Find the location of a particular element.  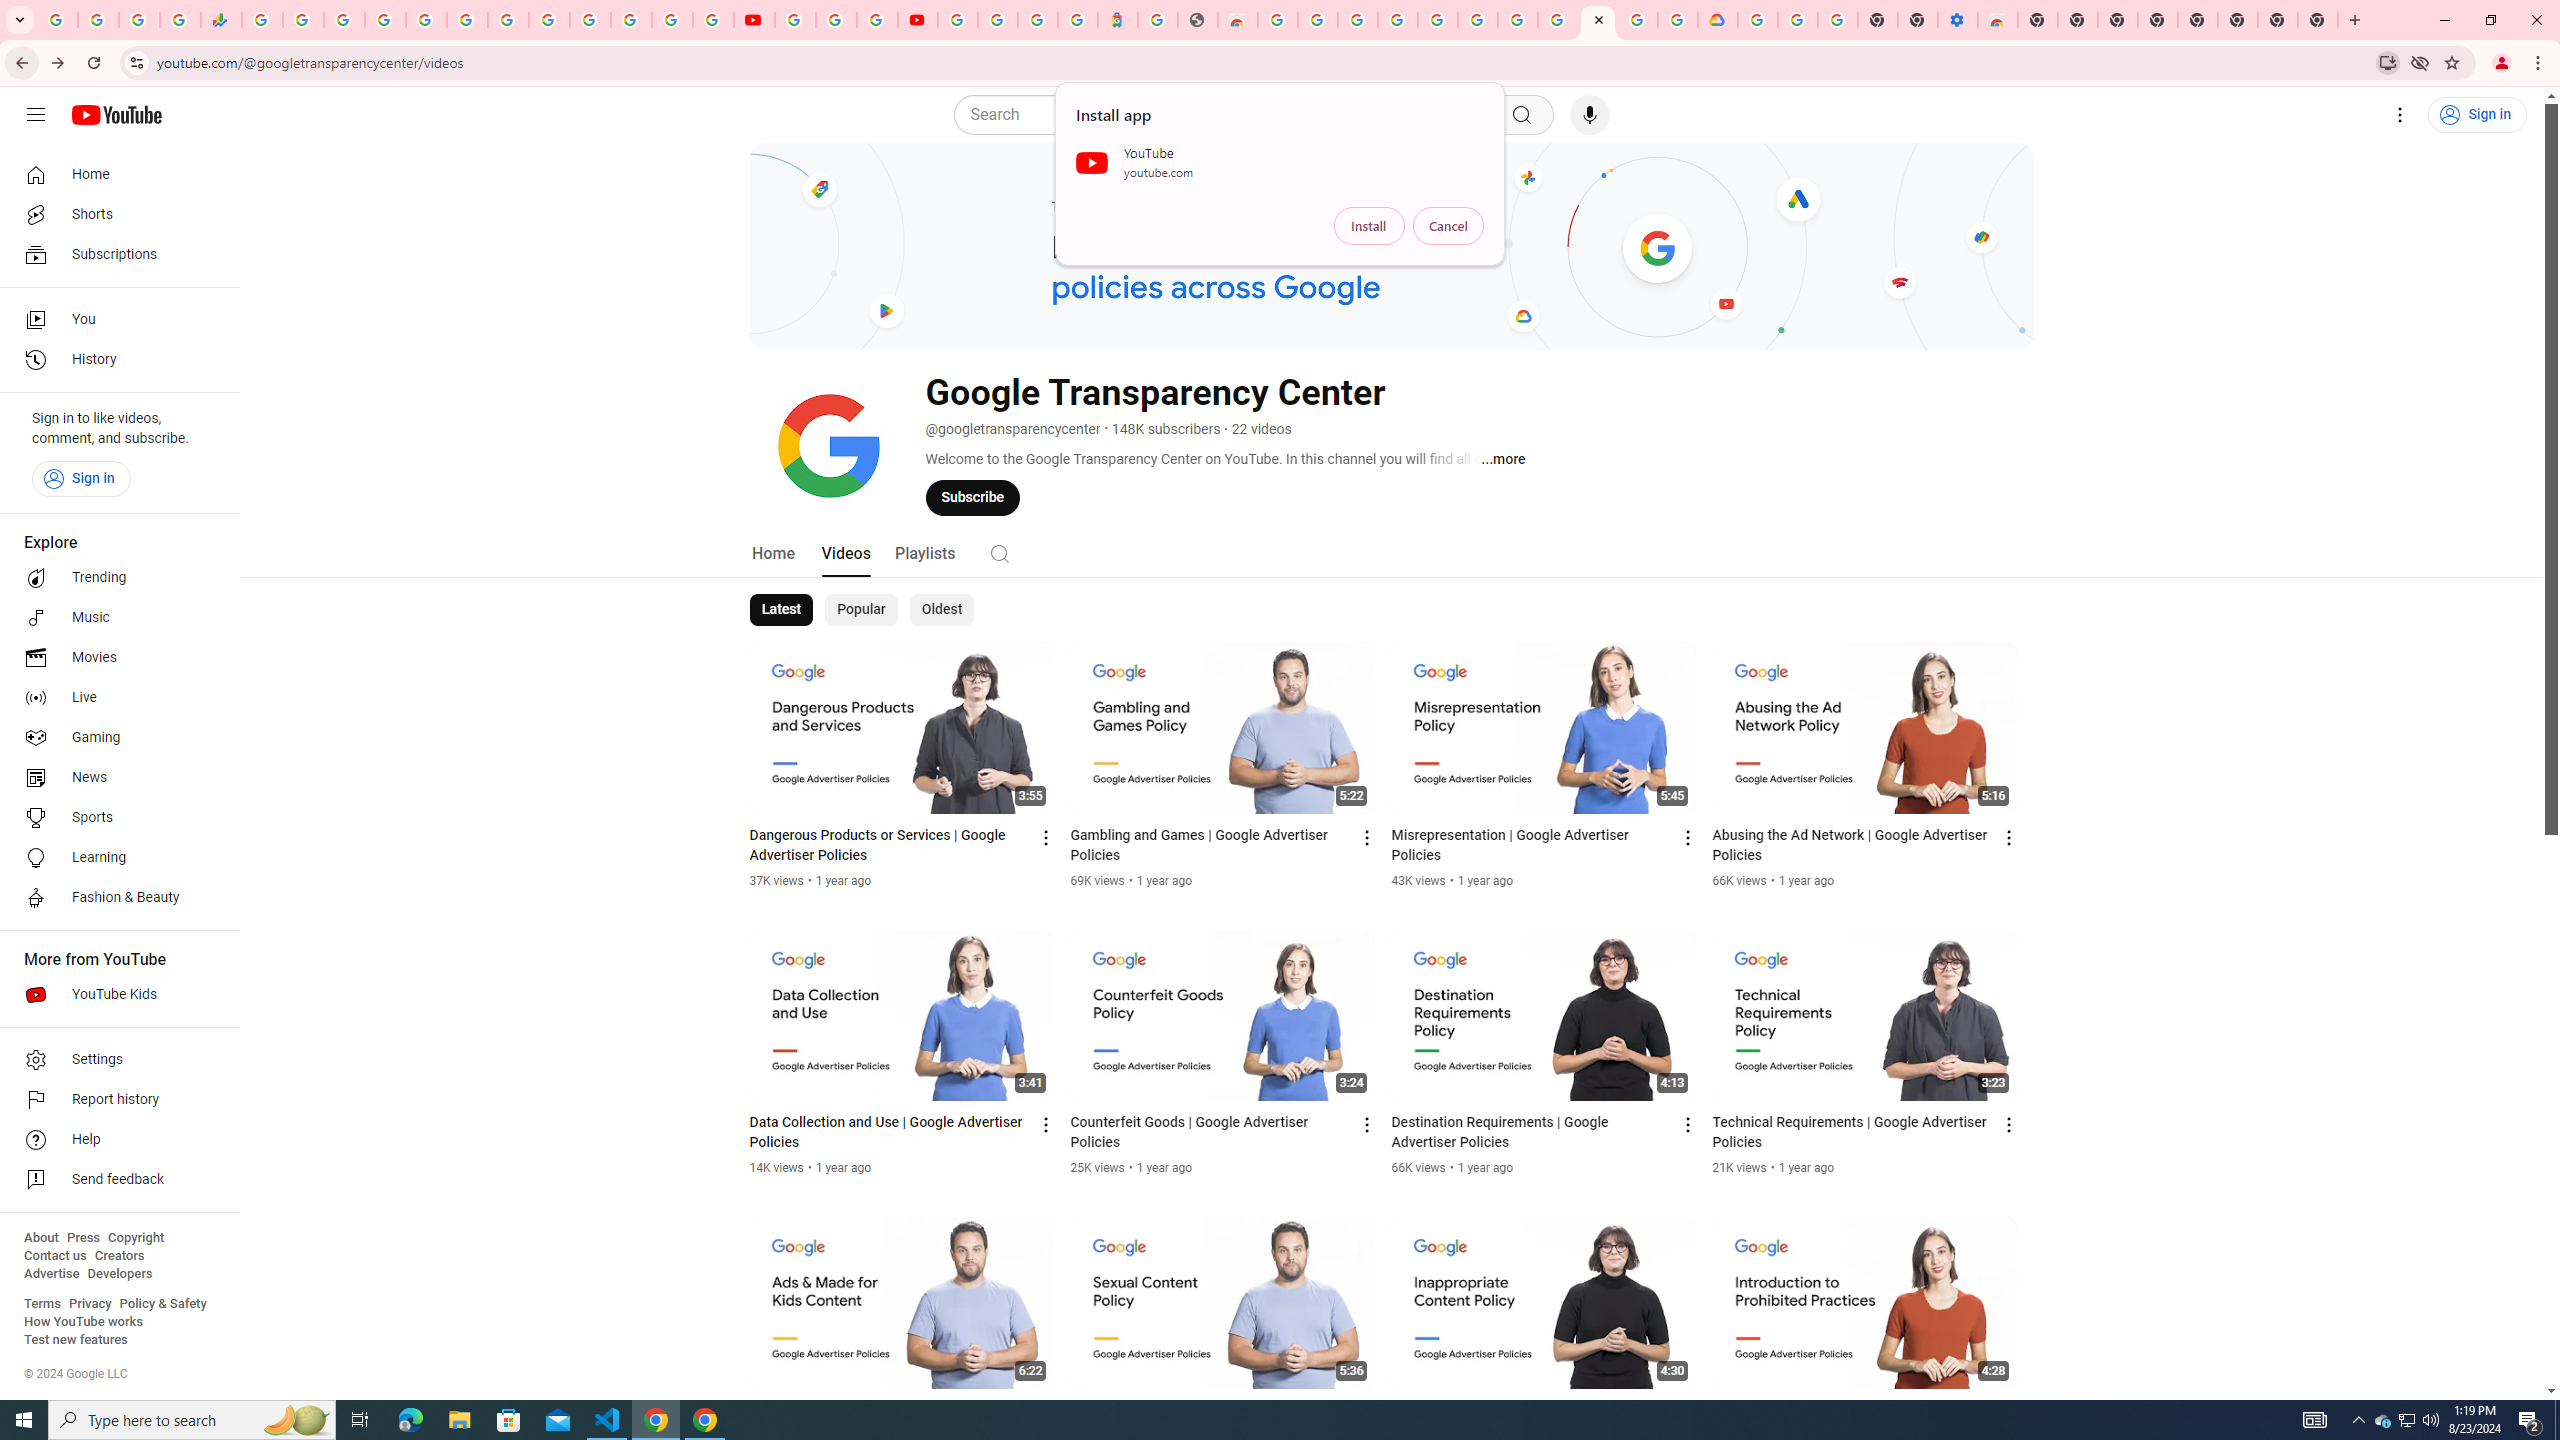

'Oldest' is located at coordinates (939, 608).